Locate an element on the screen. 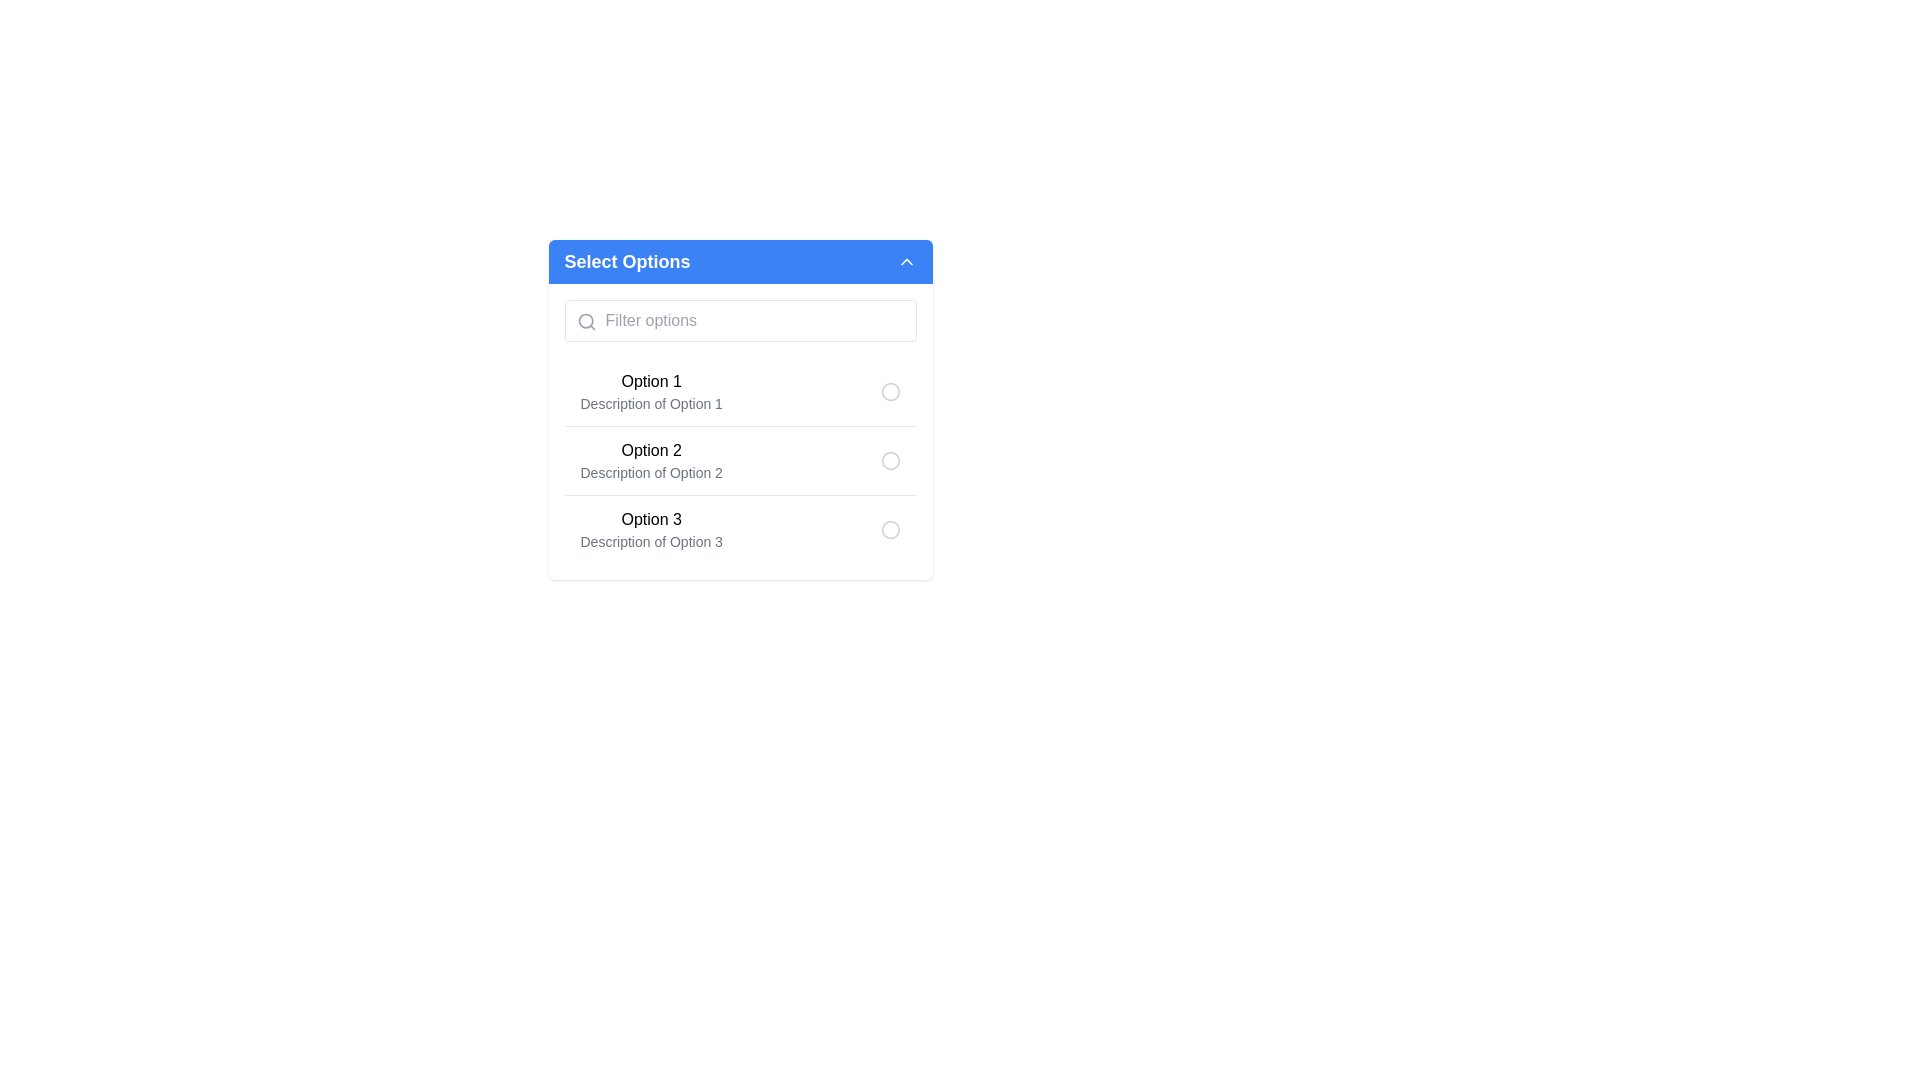 This screenshot has width=1920, height=1080. the topmost menu option labeled 'Option 1' in the dropdown-style menu is located at coordinates (651, 392).